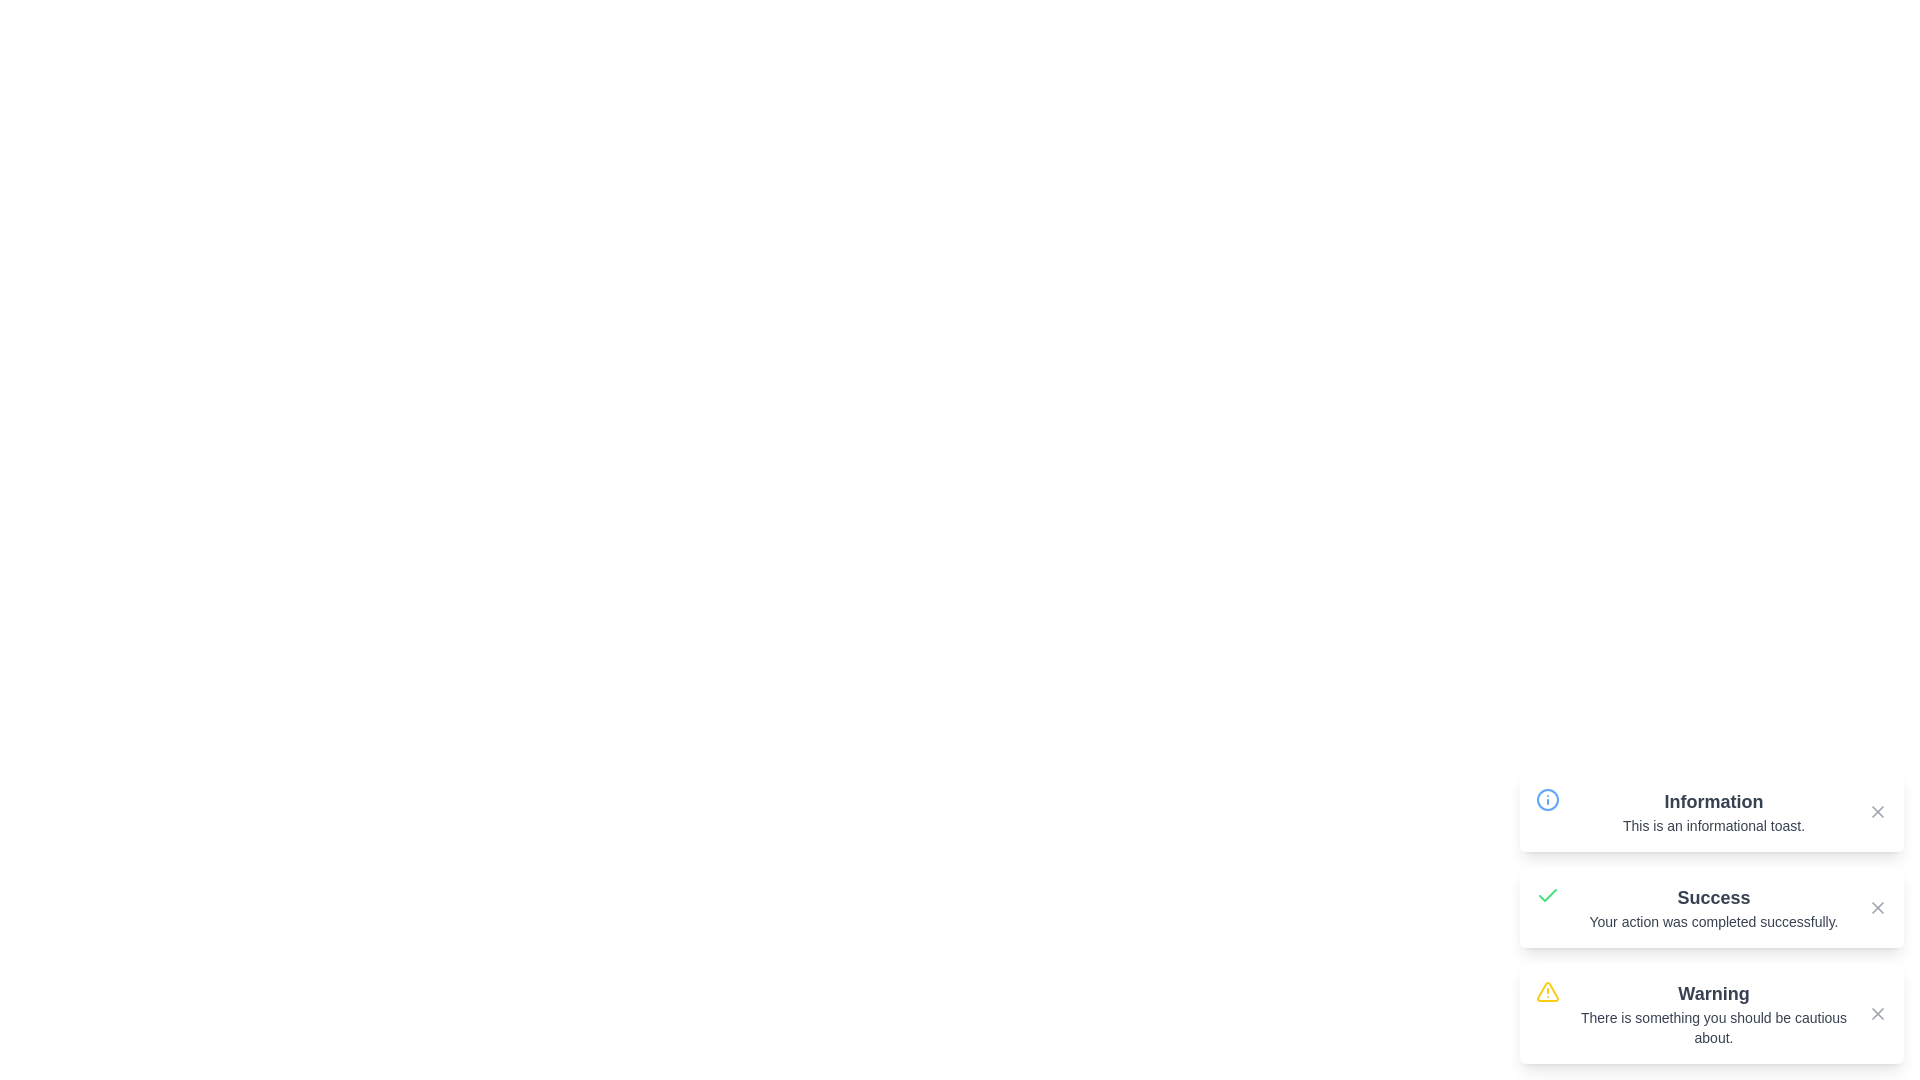 The width and height of the screenshot is (1920, 1080). I want to click on the close button located at the top-right corner of the 'Warning' notification card to slightly change its color, so click(1876, 1014).